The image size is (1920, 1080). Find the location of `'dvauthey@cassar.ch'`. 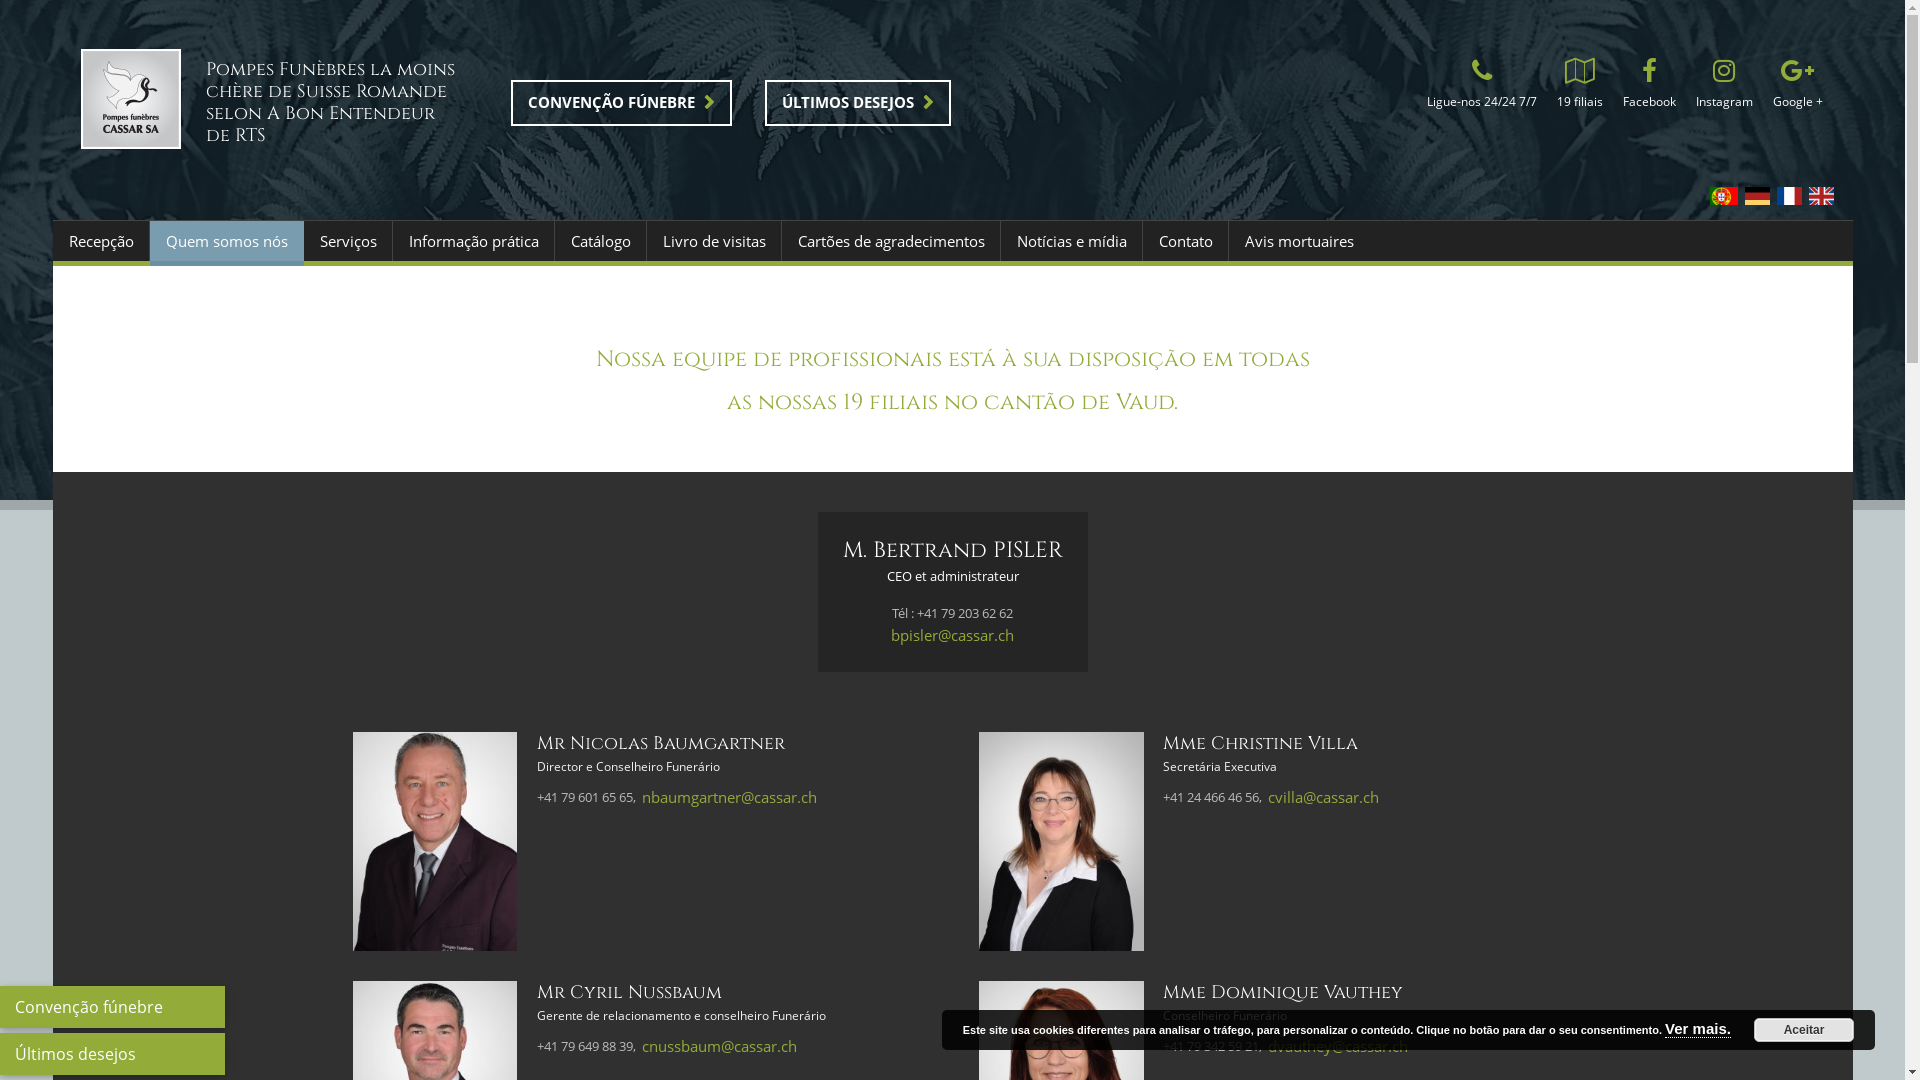

'dvauthey@cassar.ch' is located at coordinates (1338, 1044).